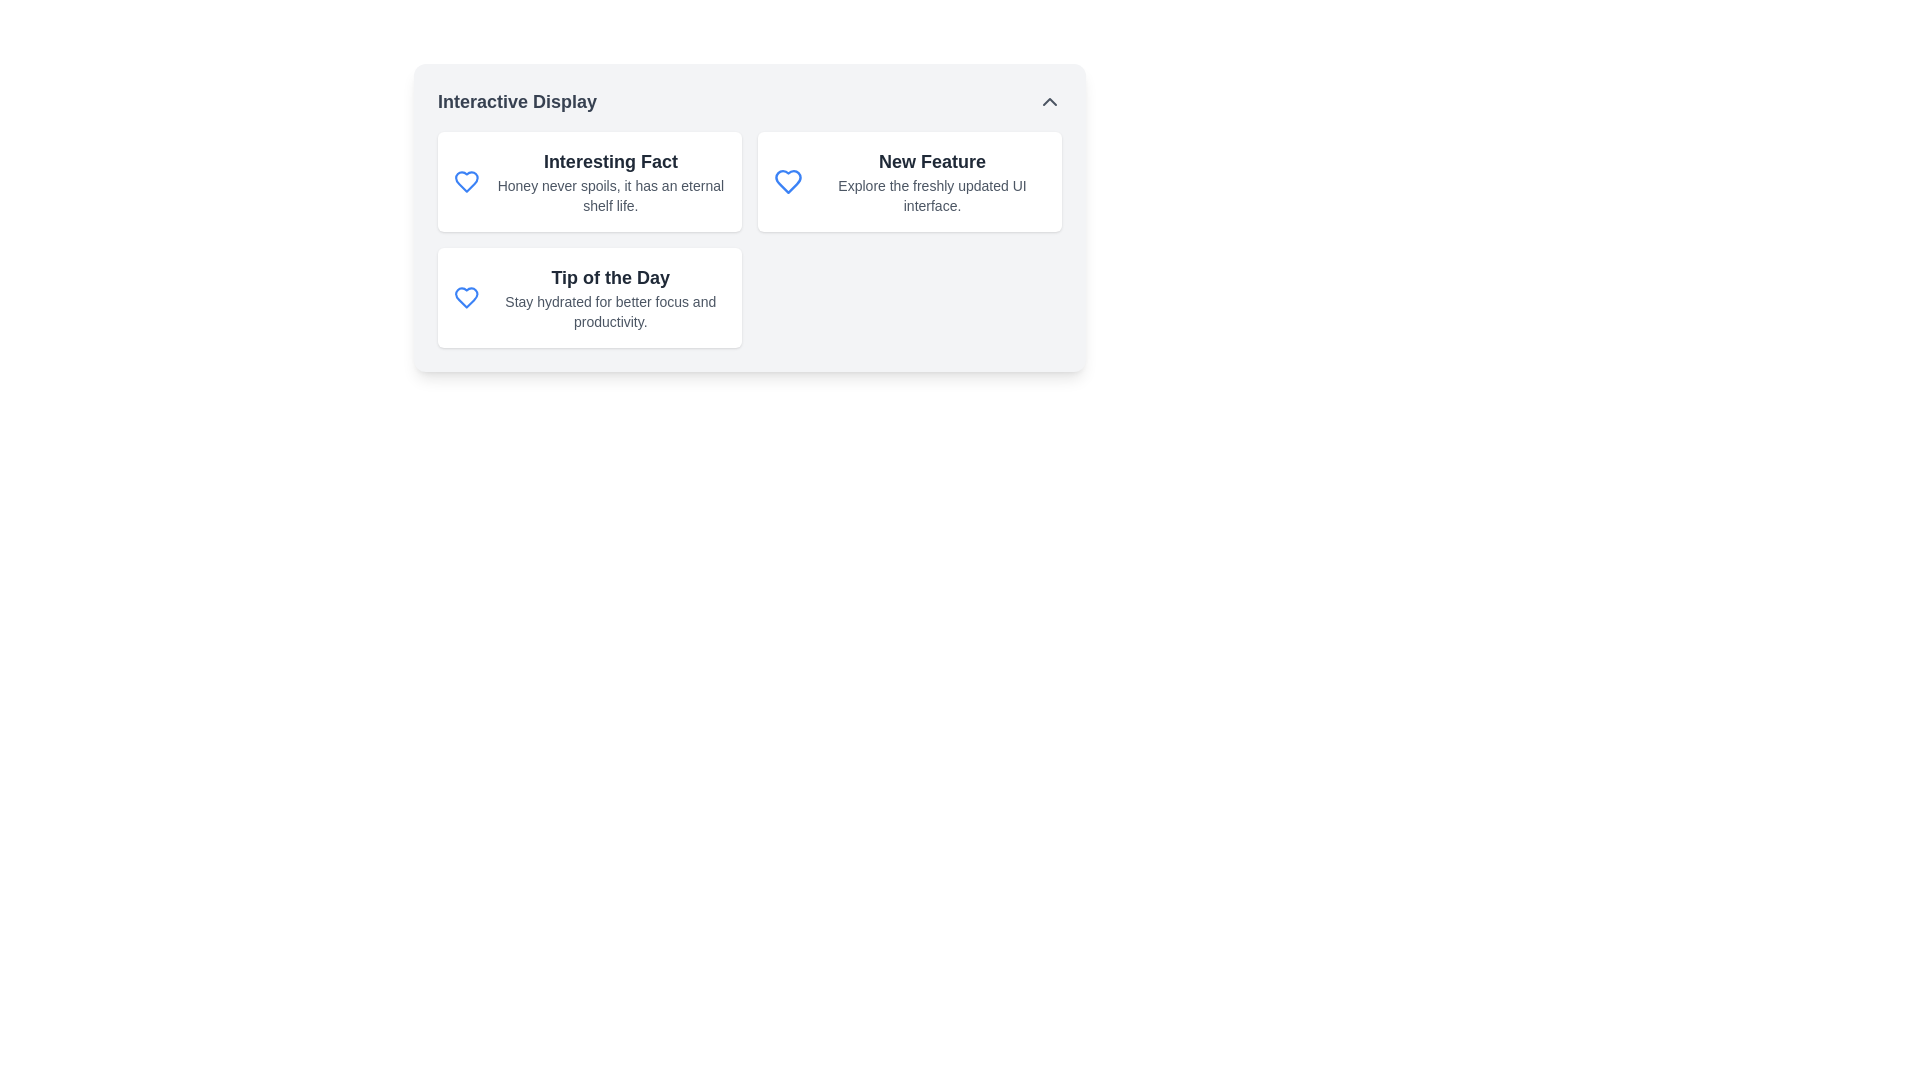 The image size is (1920, 1080). Describe the element at coordinates (787, 181) in the screenshot. I see `the blue heart-shaped SVG icon located in the top-right card titled 'New Feature' that contains the text 'Explore the freshly updated UI interface.'` at that location.